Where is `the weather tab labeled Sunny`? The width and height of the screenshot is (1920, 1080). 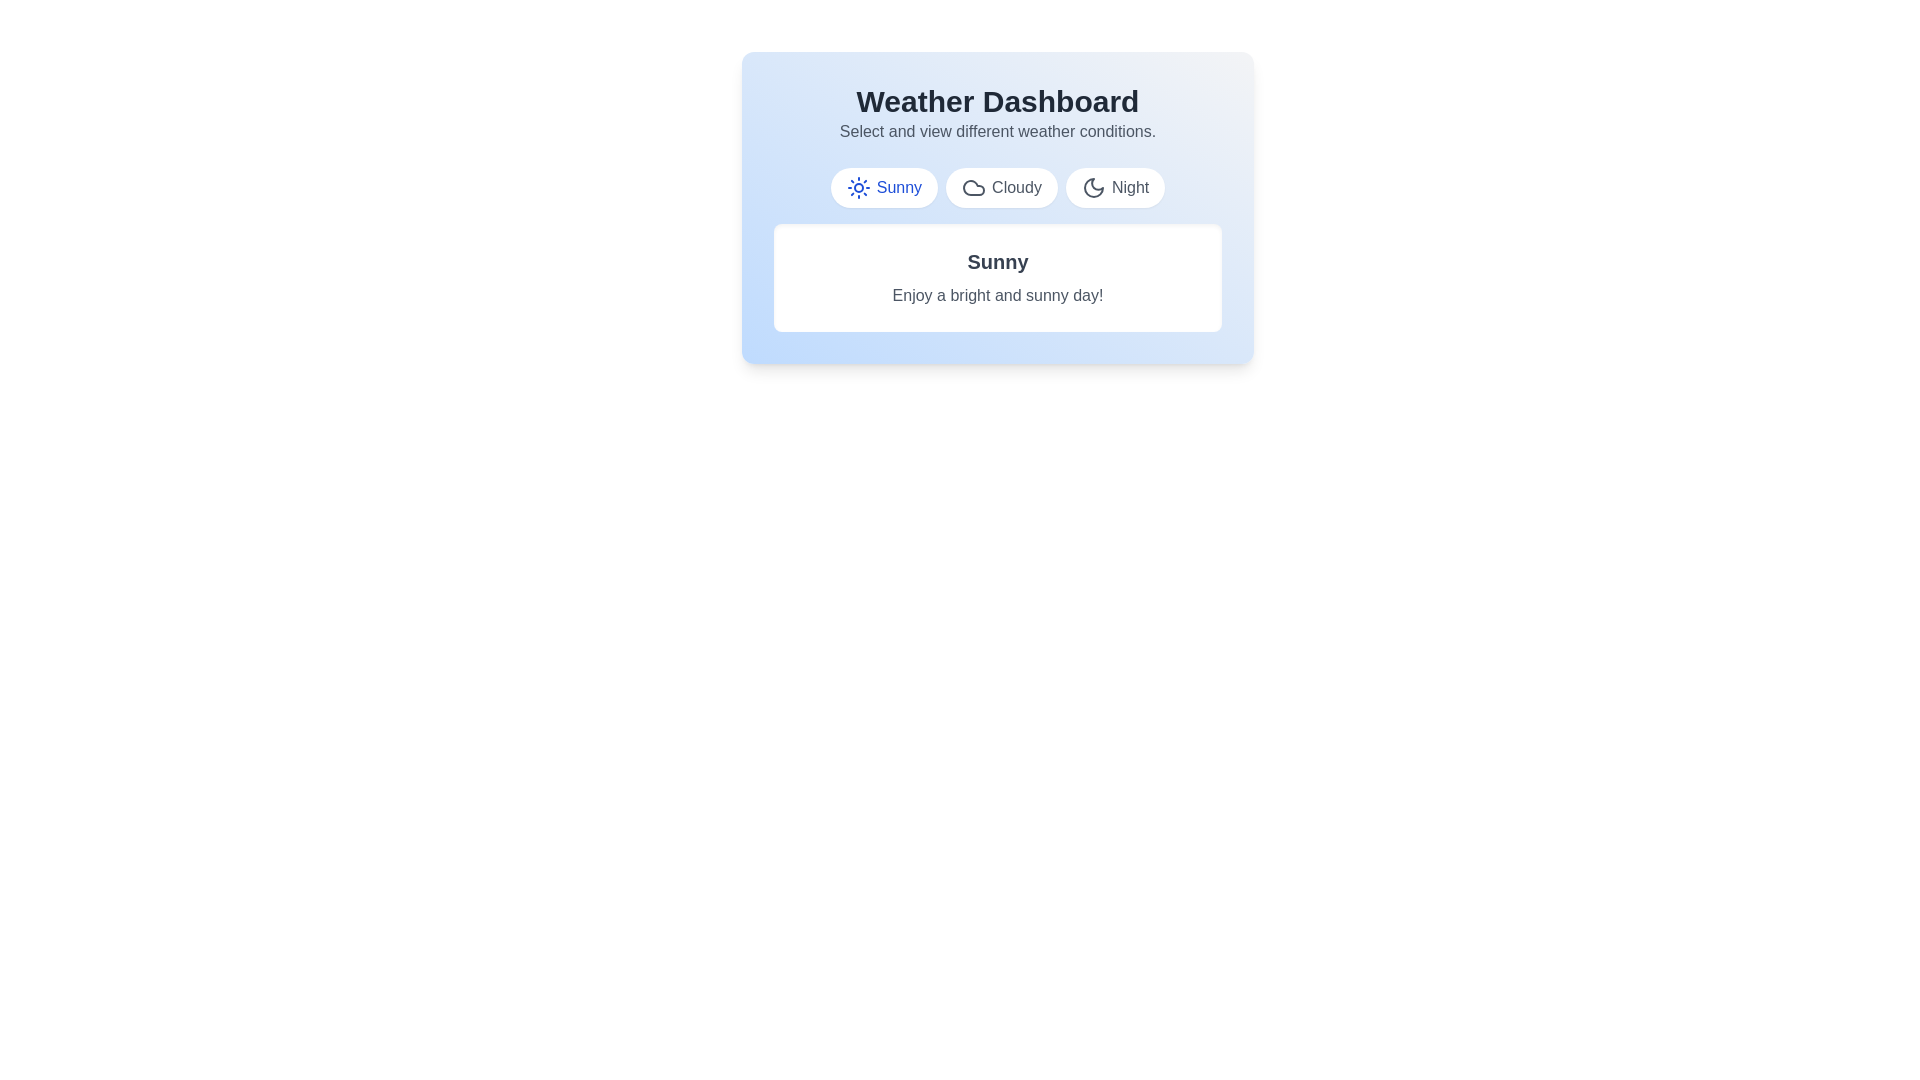 the weather tab labeled Sunny is located at coordinates (883, 188).